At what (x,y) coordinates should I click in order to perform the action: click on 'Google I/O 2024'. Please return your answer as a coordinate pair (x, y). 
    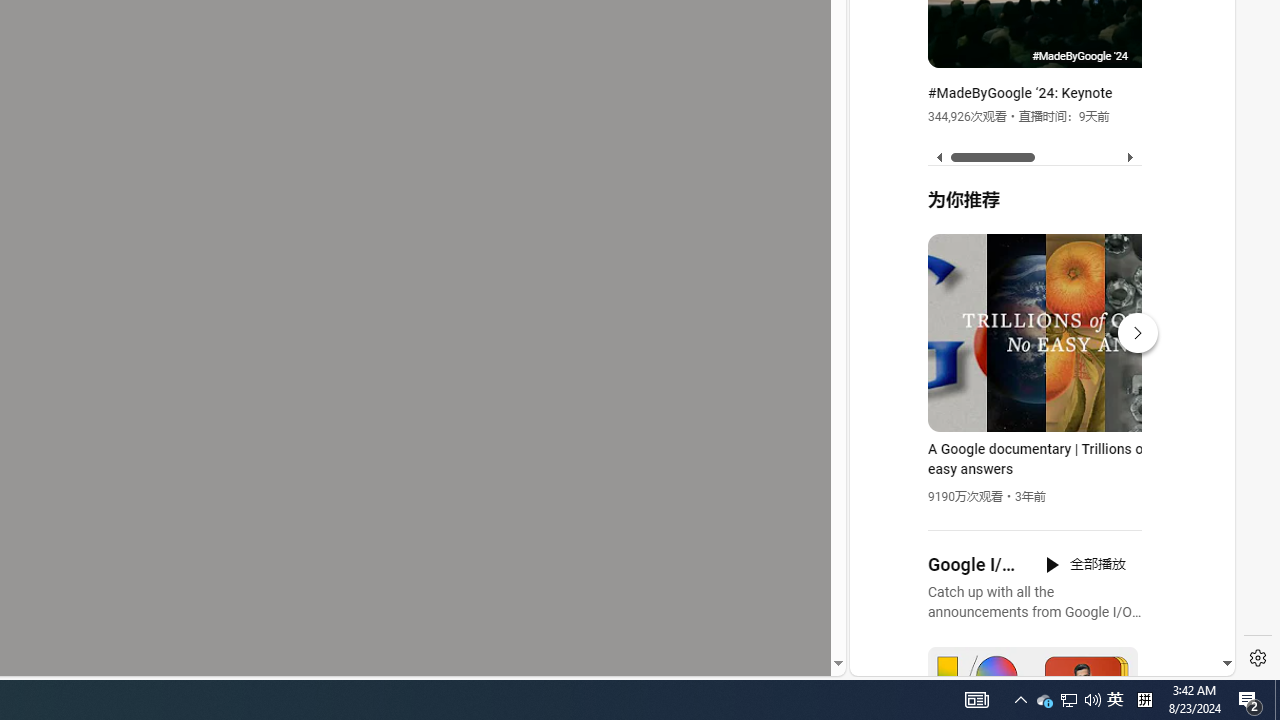
    Looking at the image, I should click on (974, 565).